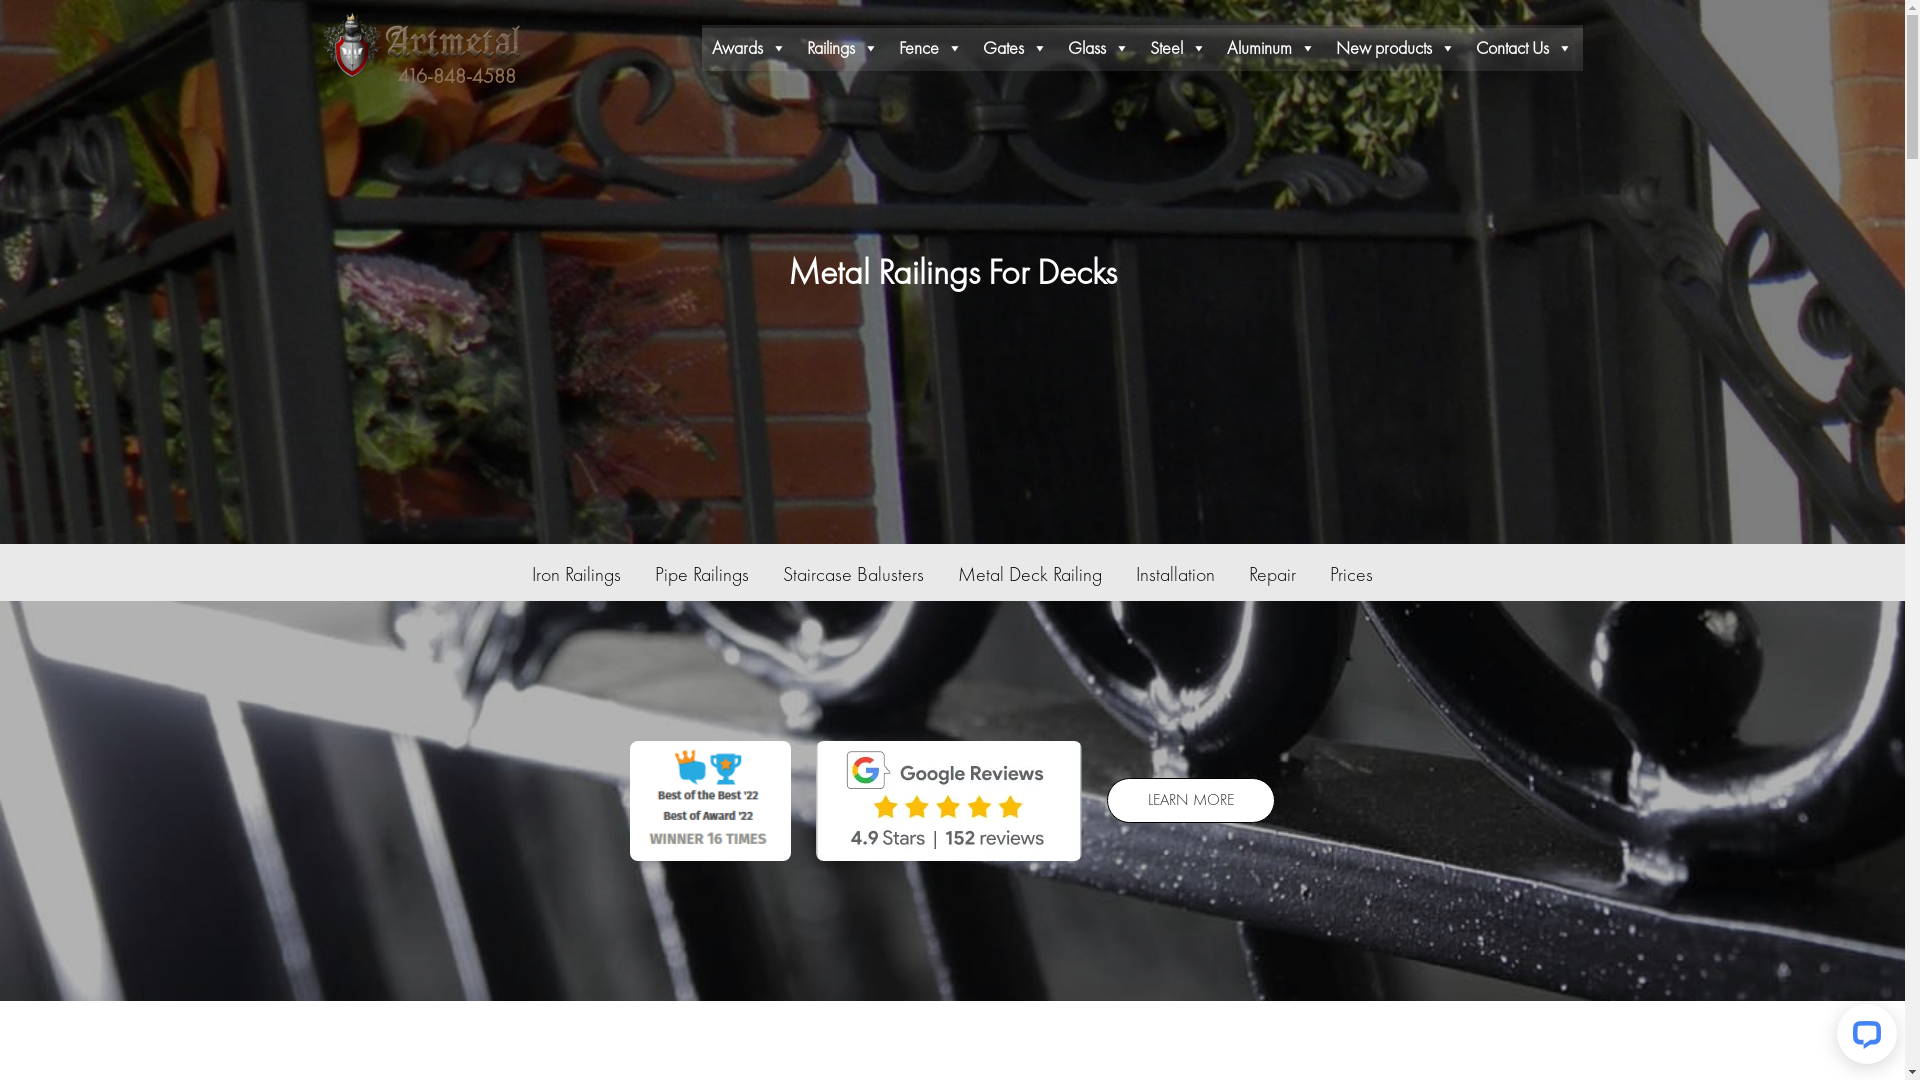 This screenshot has height=1080, width=1920. Describe the element at coordinates (853, 574) in the screenshot. I see `'Staircase Balusters'` at that location.